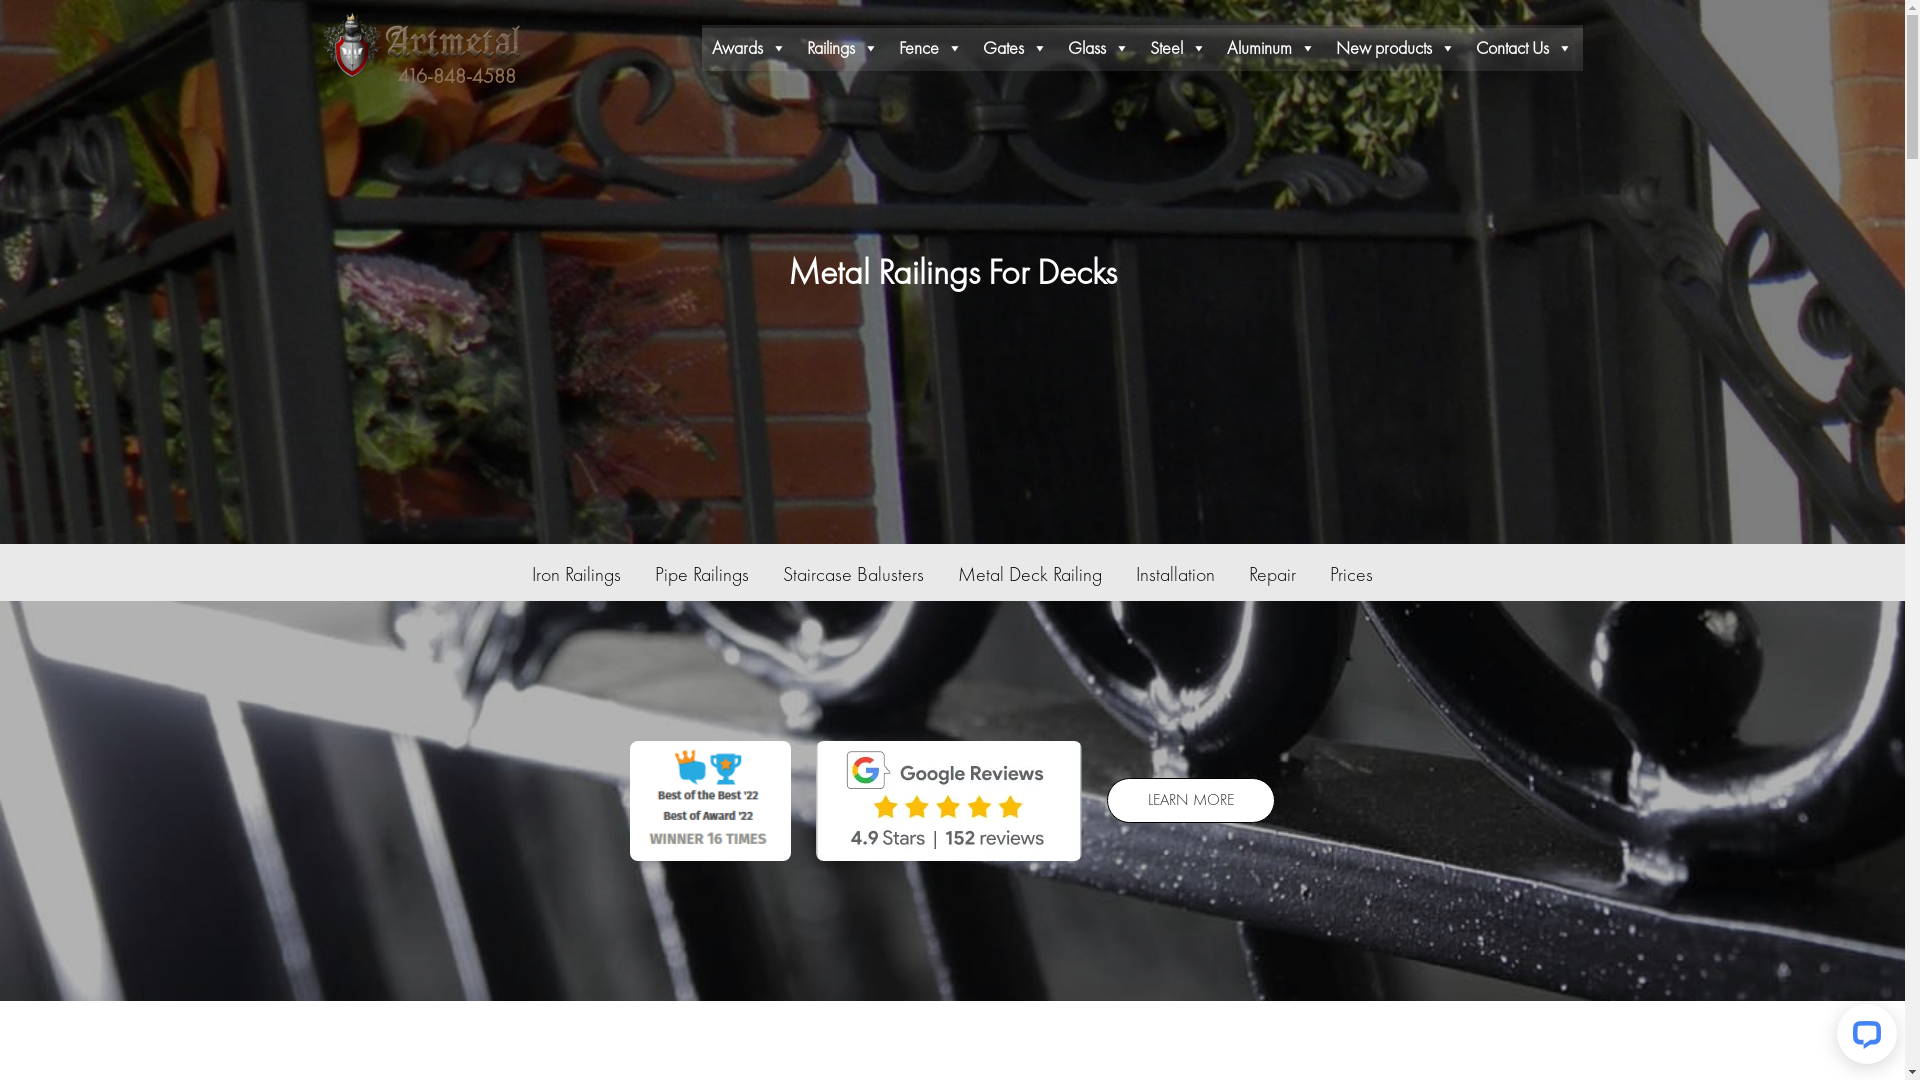 This screenshot has height=1080, width=1920. Describe the element at coordinates (853, 574) in the screenshot. I see `'Staircase Balusters'` at that location.